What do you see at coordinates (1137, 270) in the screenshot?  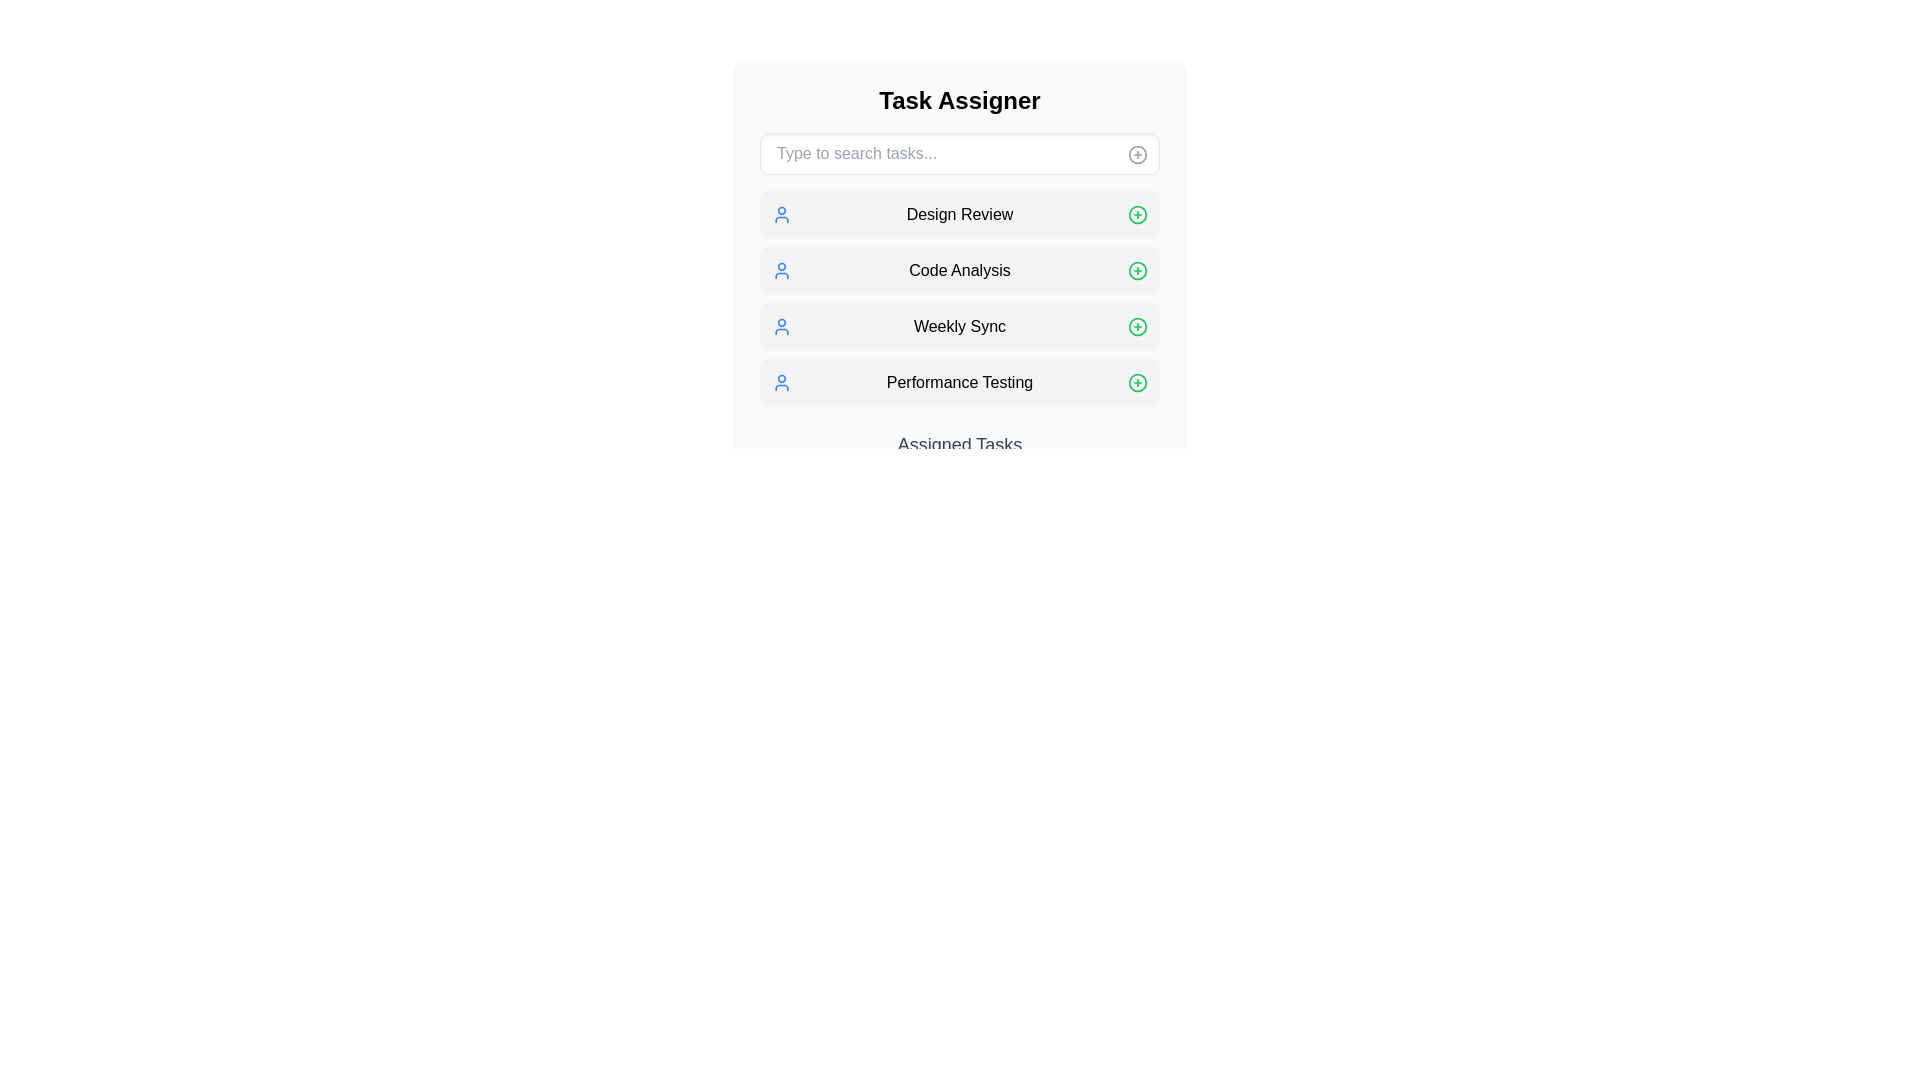 I see `the circular graphical element that is part of the interactive '+' icon associated with the 'Code Analysis' task in the task management interface` at bounding box center [1137, 270].